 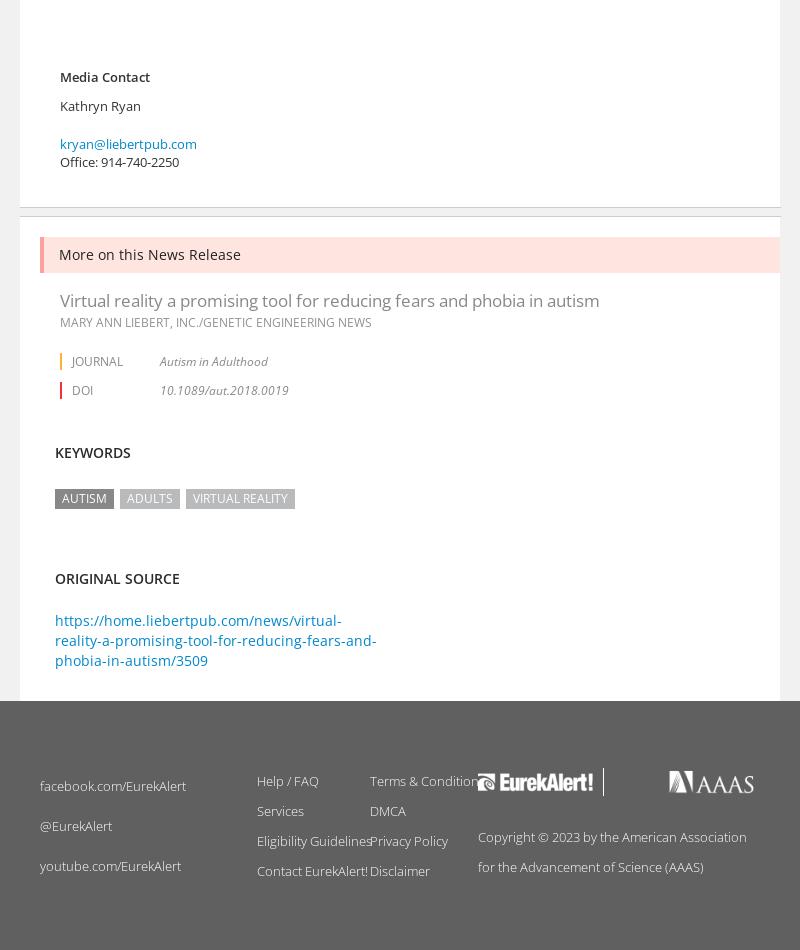 What do you see at coordinates (279, 810) in the screenshot?
I see `'Services'` at bounding box center [279, 810].